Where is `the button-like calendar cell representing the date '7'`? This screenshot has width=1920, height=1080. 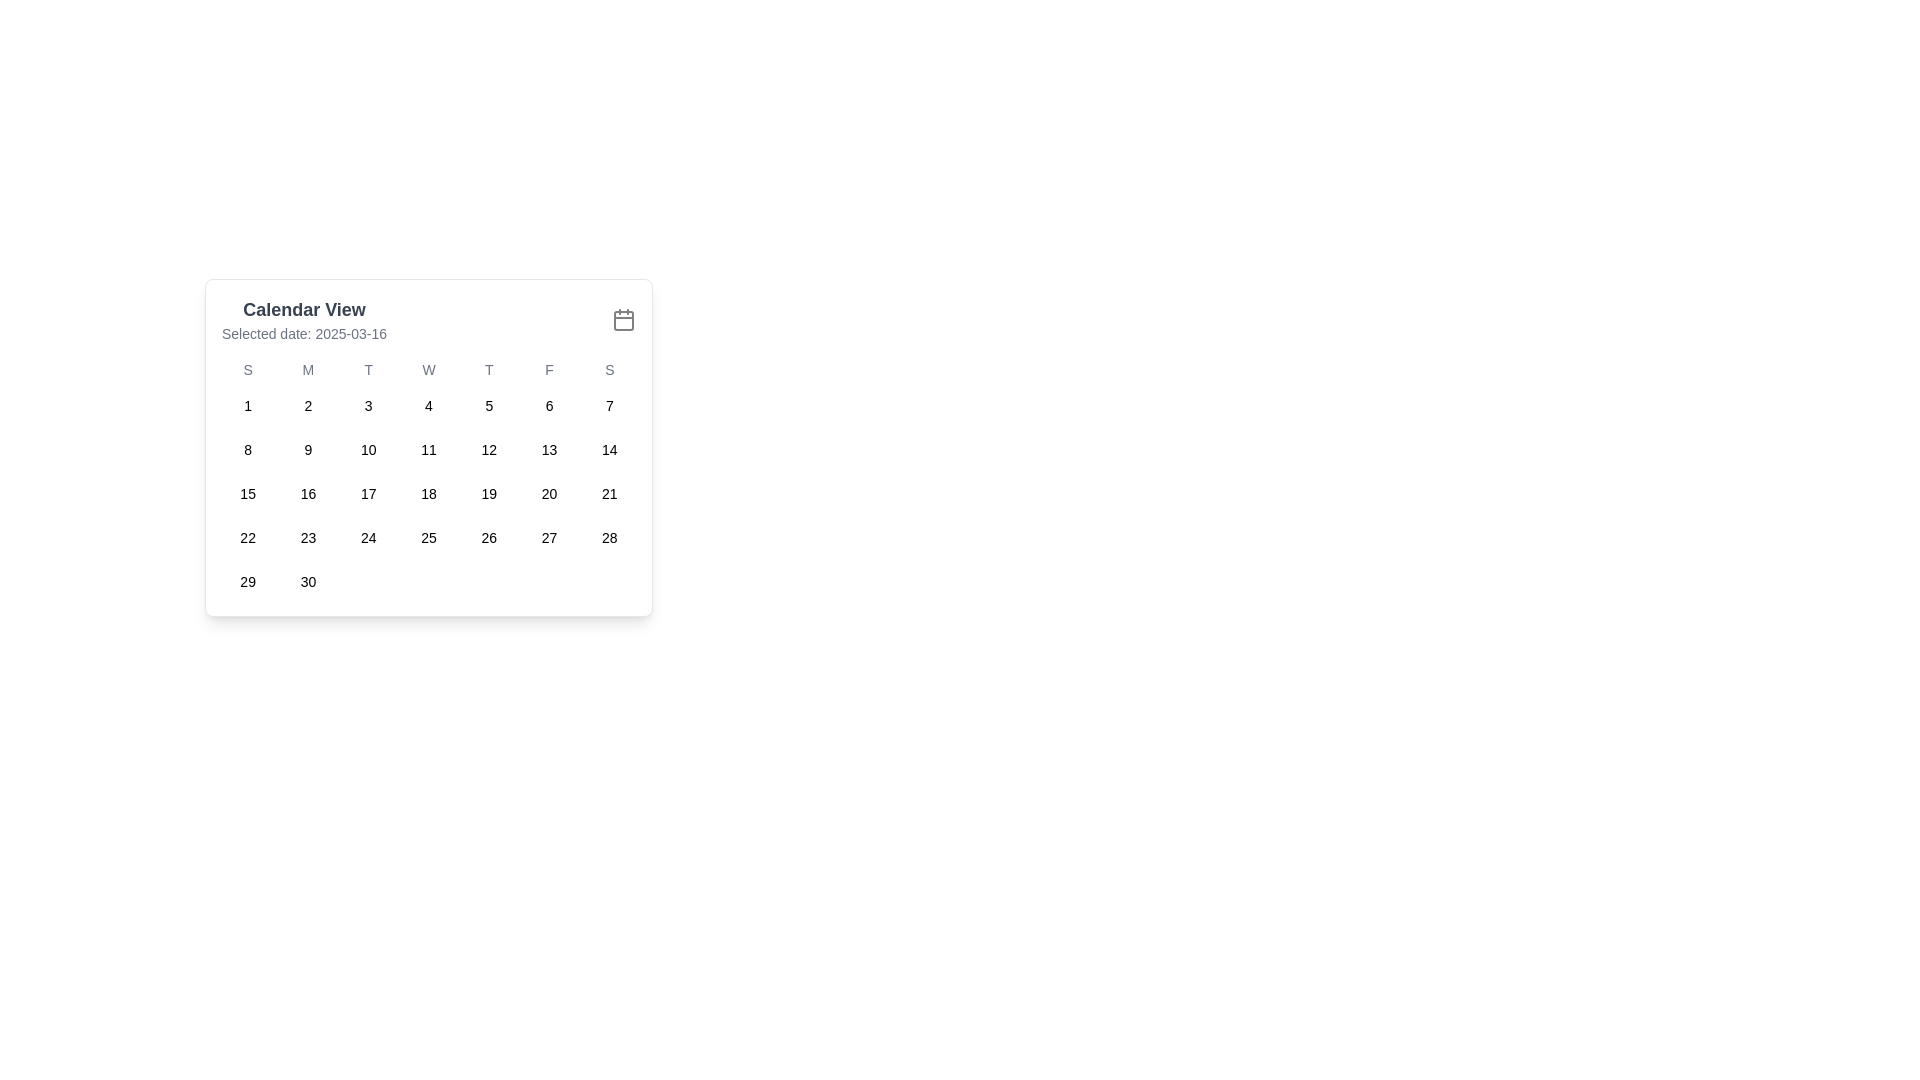
the button-like calendar cell representing the date '7' is located at coordinates (608, 405).